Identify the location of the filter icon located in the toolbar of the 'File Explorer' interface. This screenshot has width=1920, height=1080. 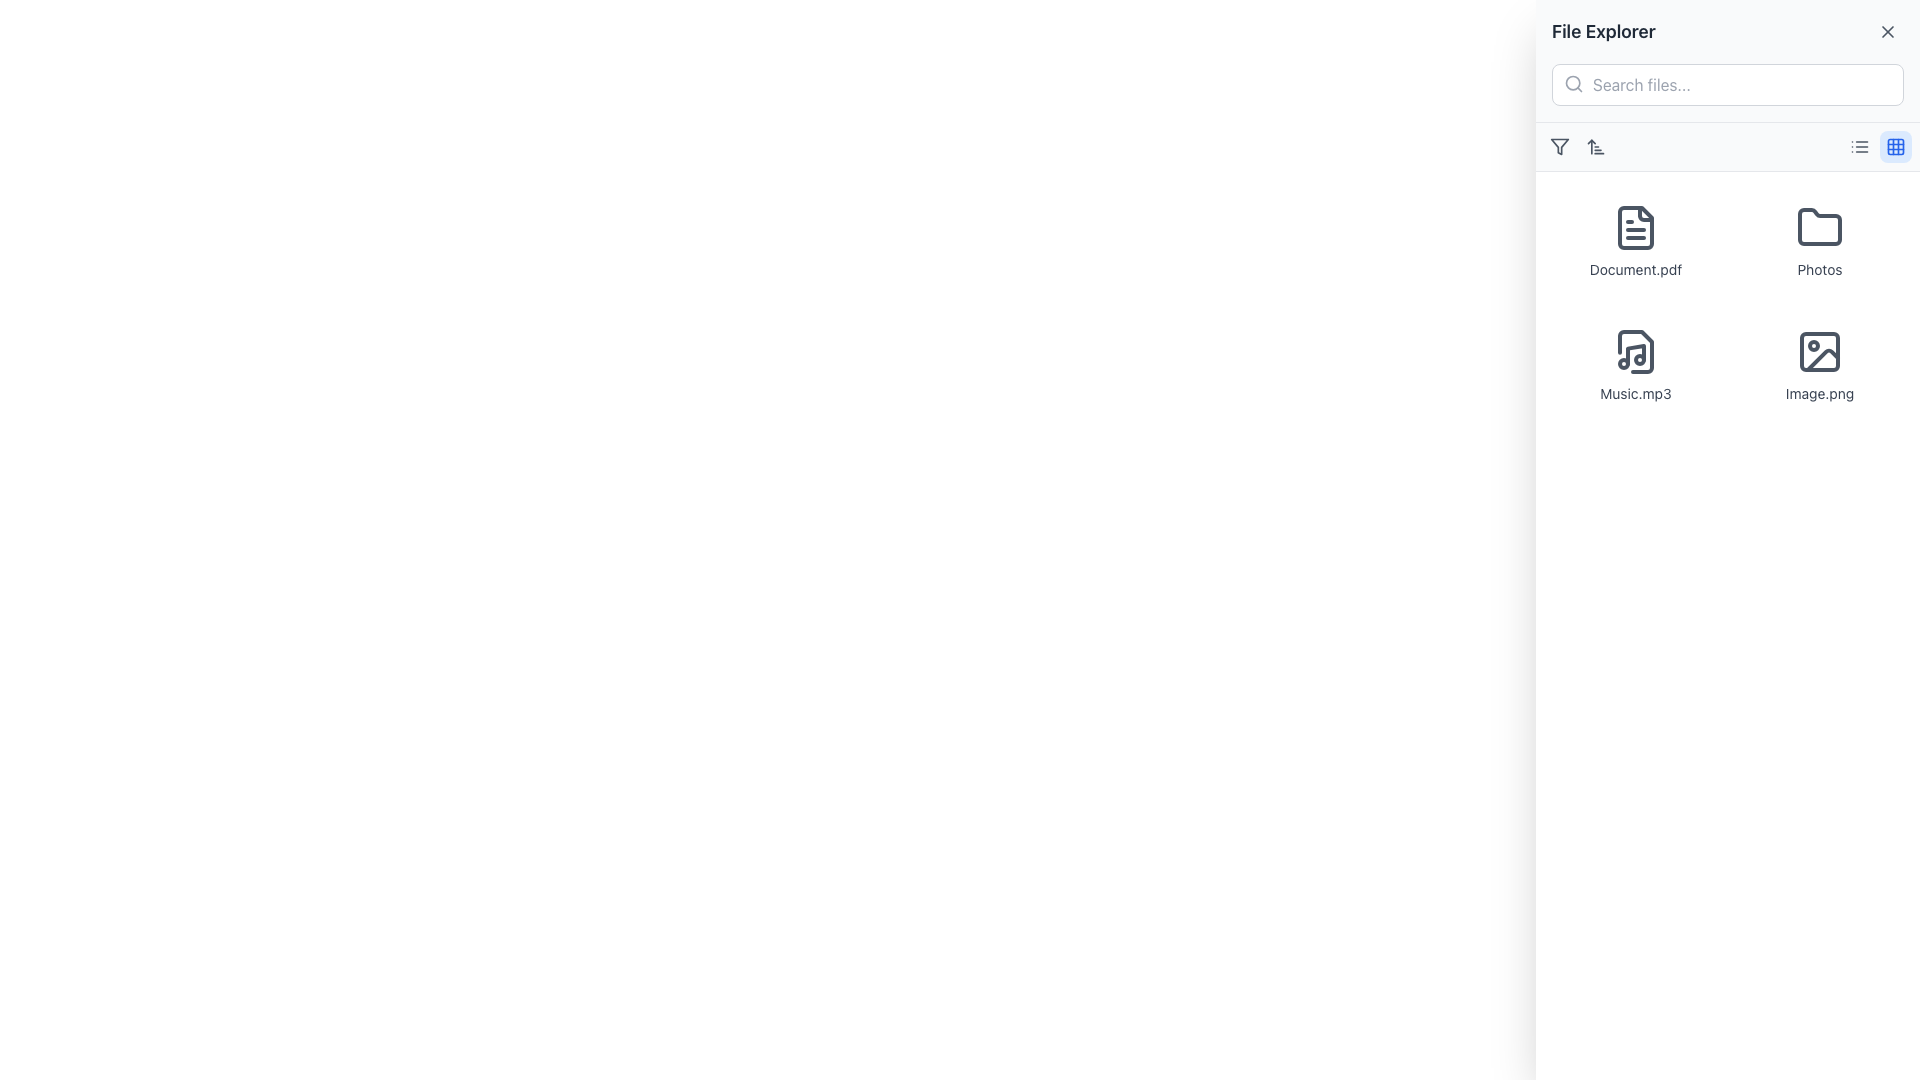
(1559, 145).